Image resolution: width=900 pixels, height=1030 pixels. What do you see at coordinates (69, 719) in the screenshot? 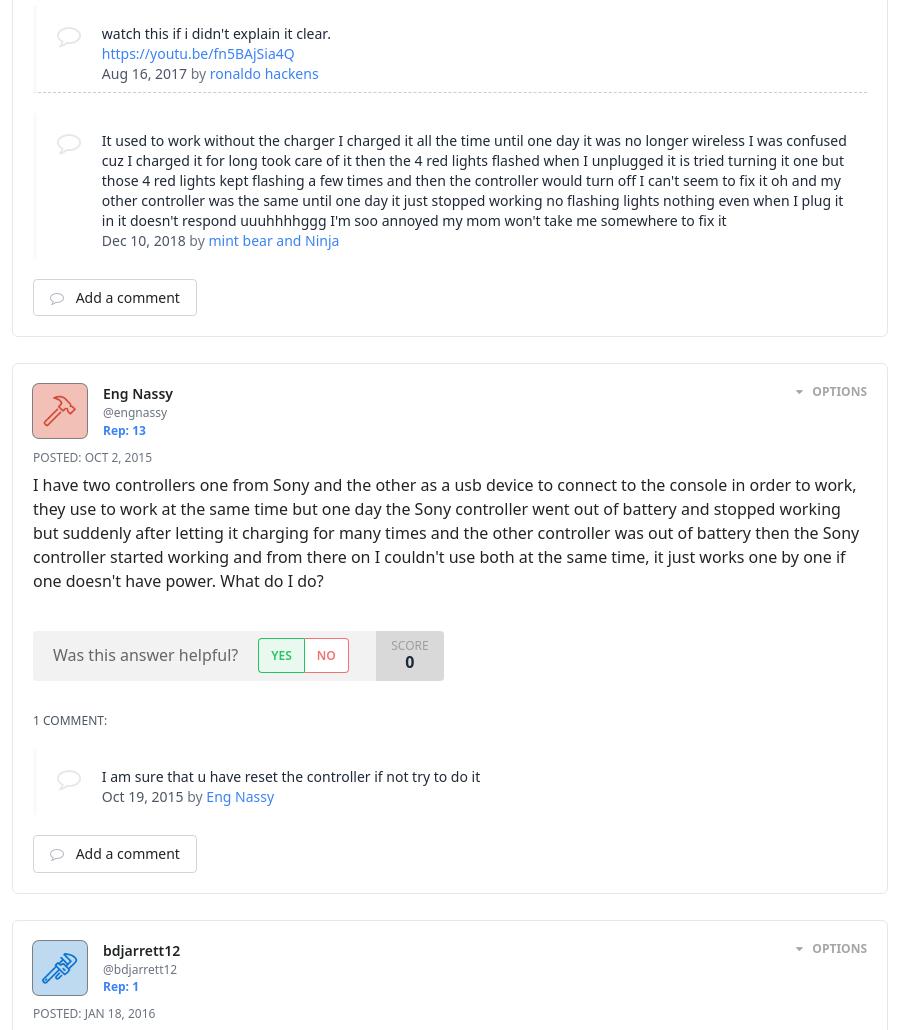
I see `'1 Comment:'` at bounding box center [69, 719].